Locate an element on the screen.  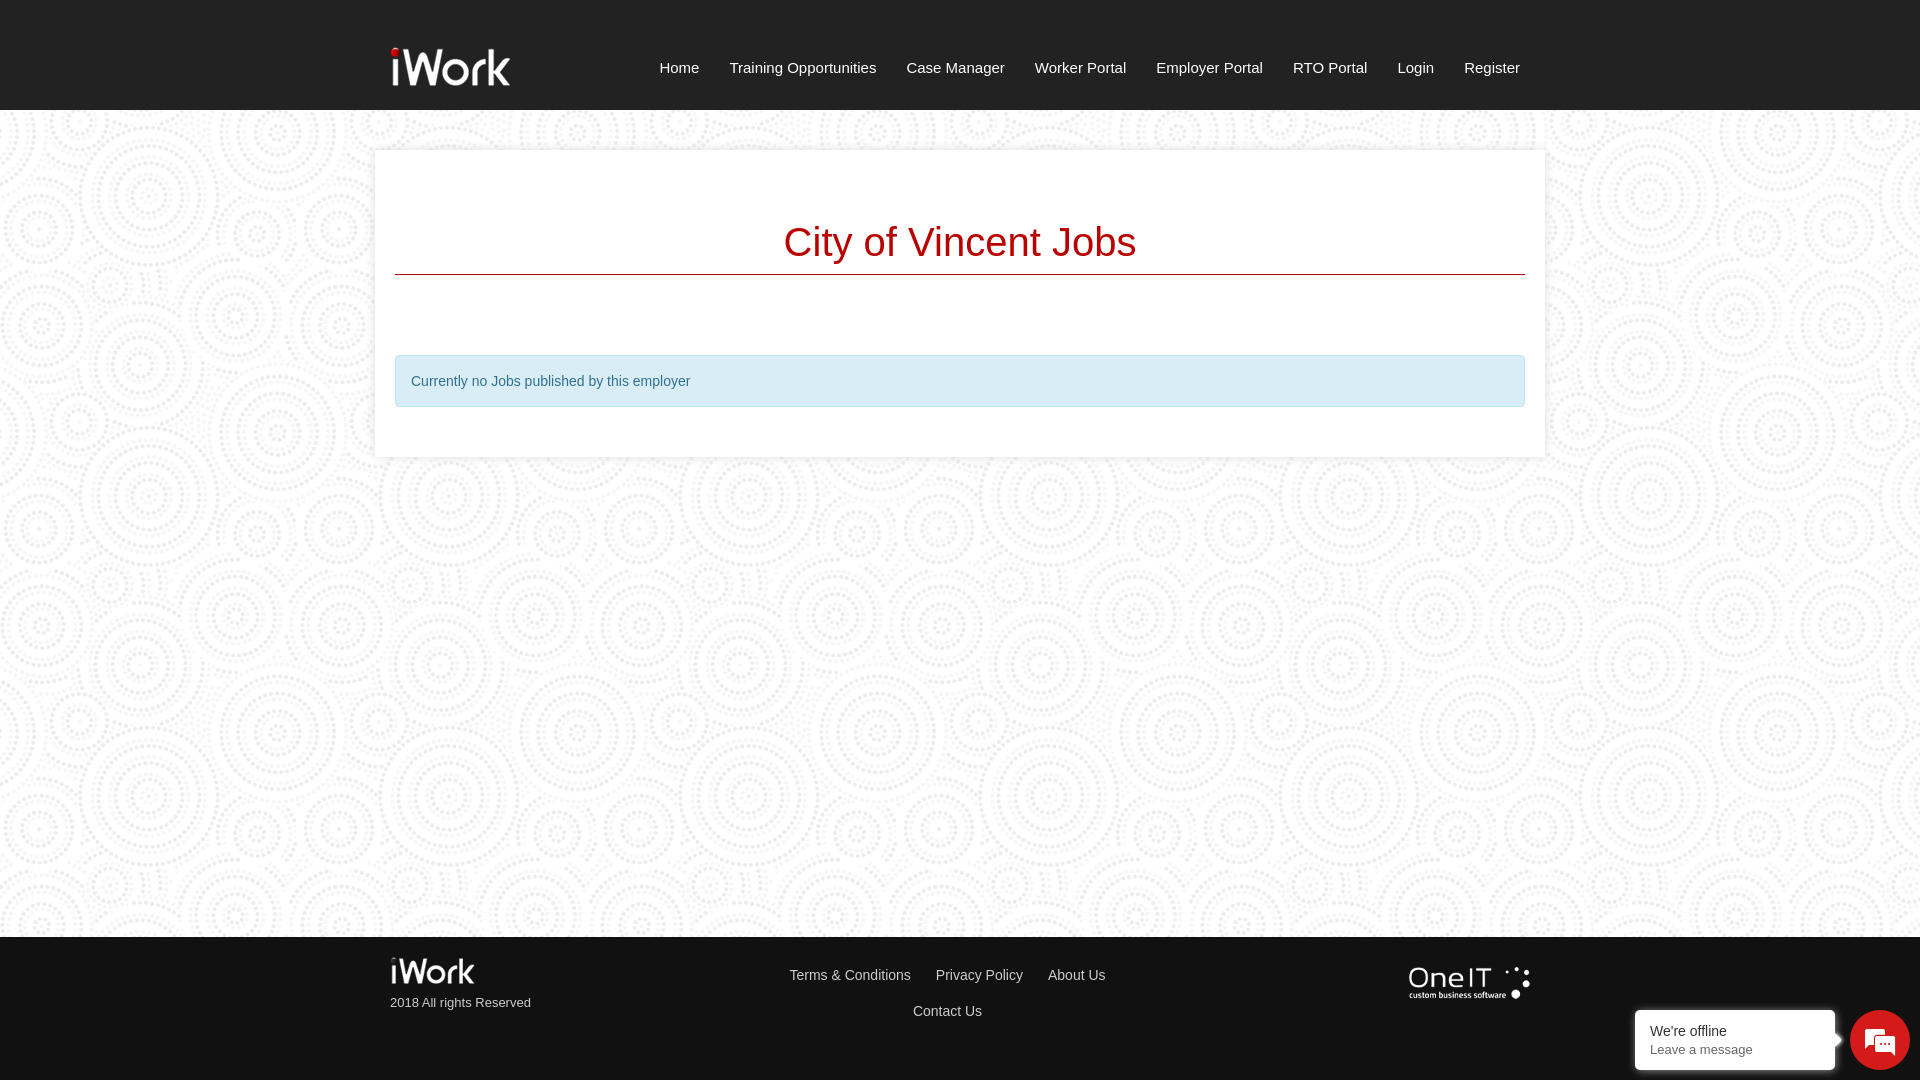
'Register' is located at coordinates (1492, 70).